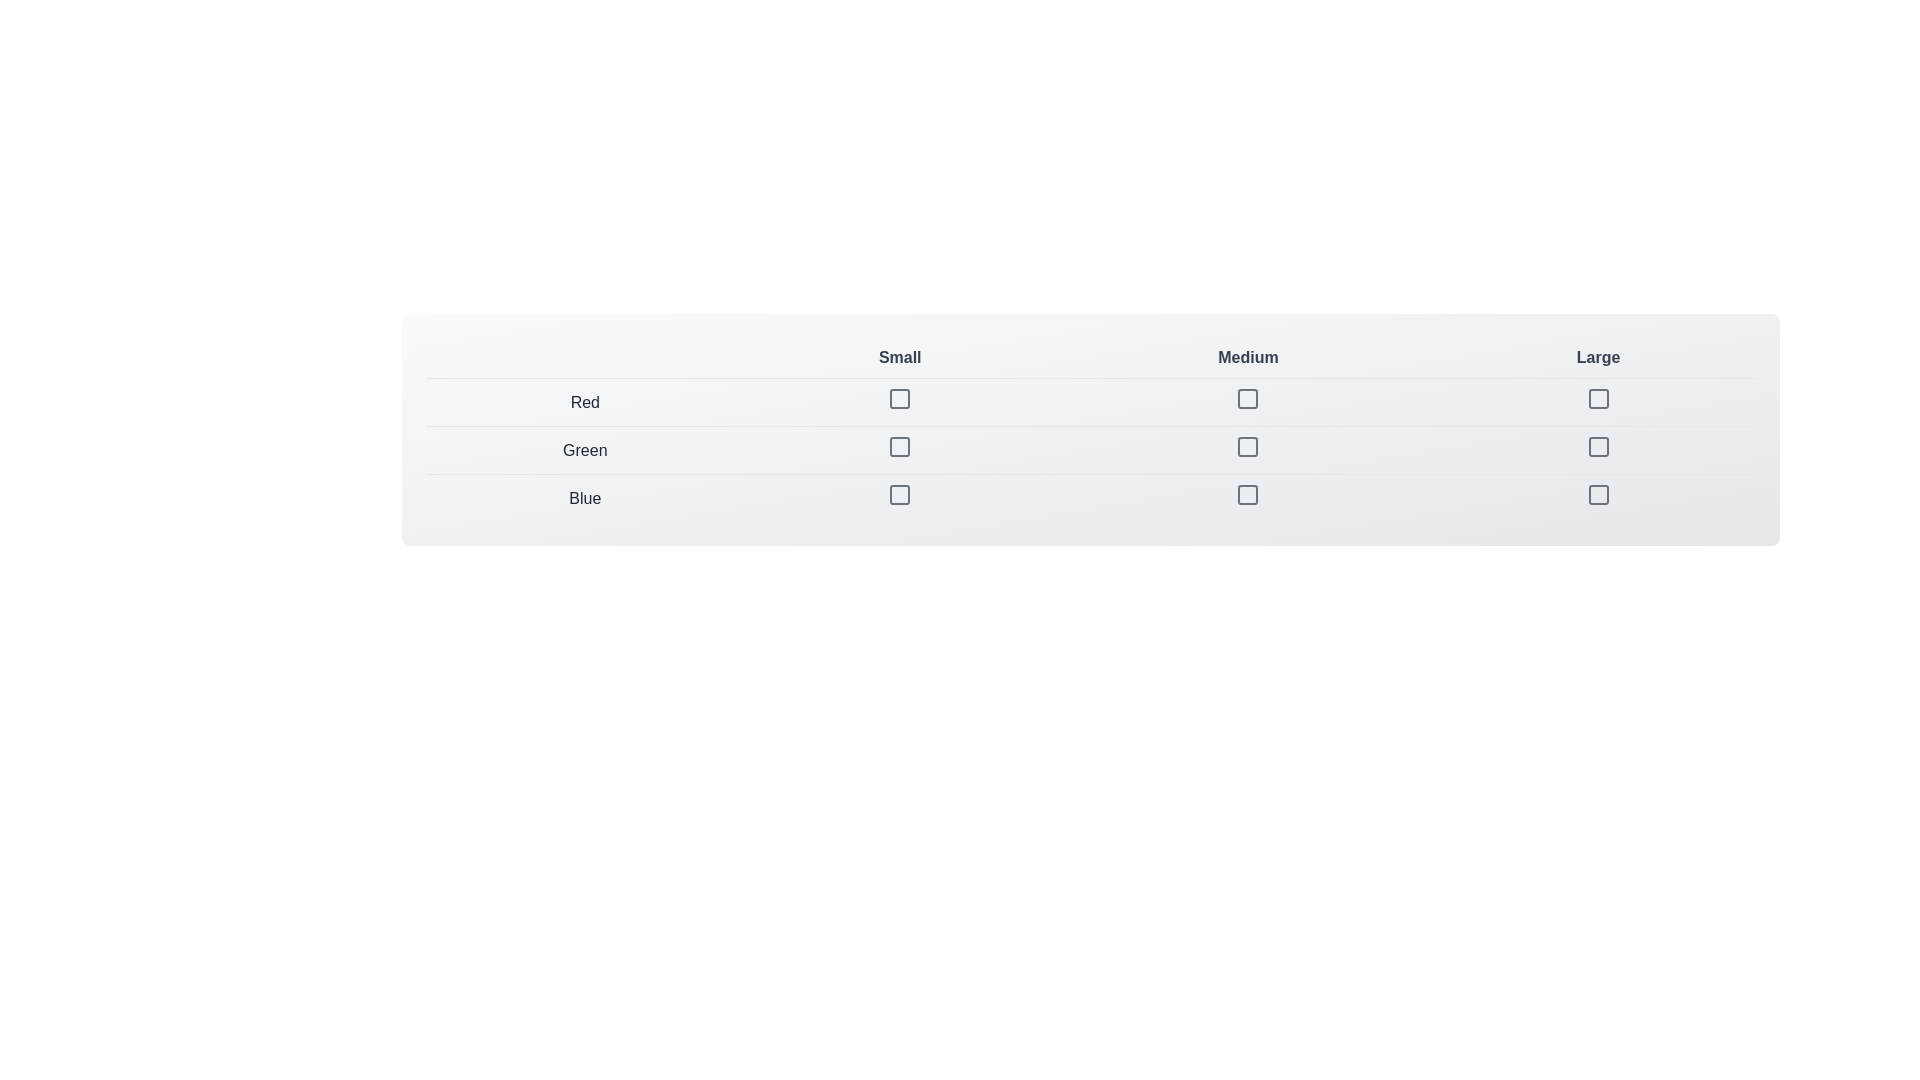 The height and width of the screenshot is (1080, 1920). What do you see at coordinates (584, 450) in the screenshot?
I see `the static text label that denotes the row in the table with the name 'Green', which is located in the second entry of the first column, below 'Red' and above 'Blue'` at bounding box center [584, 450].